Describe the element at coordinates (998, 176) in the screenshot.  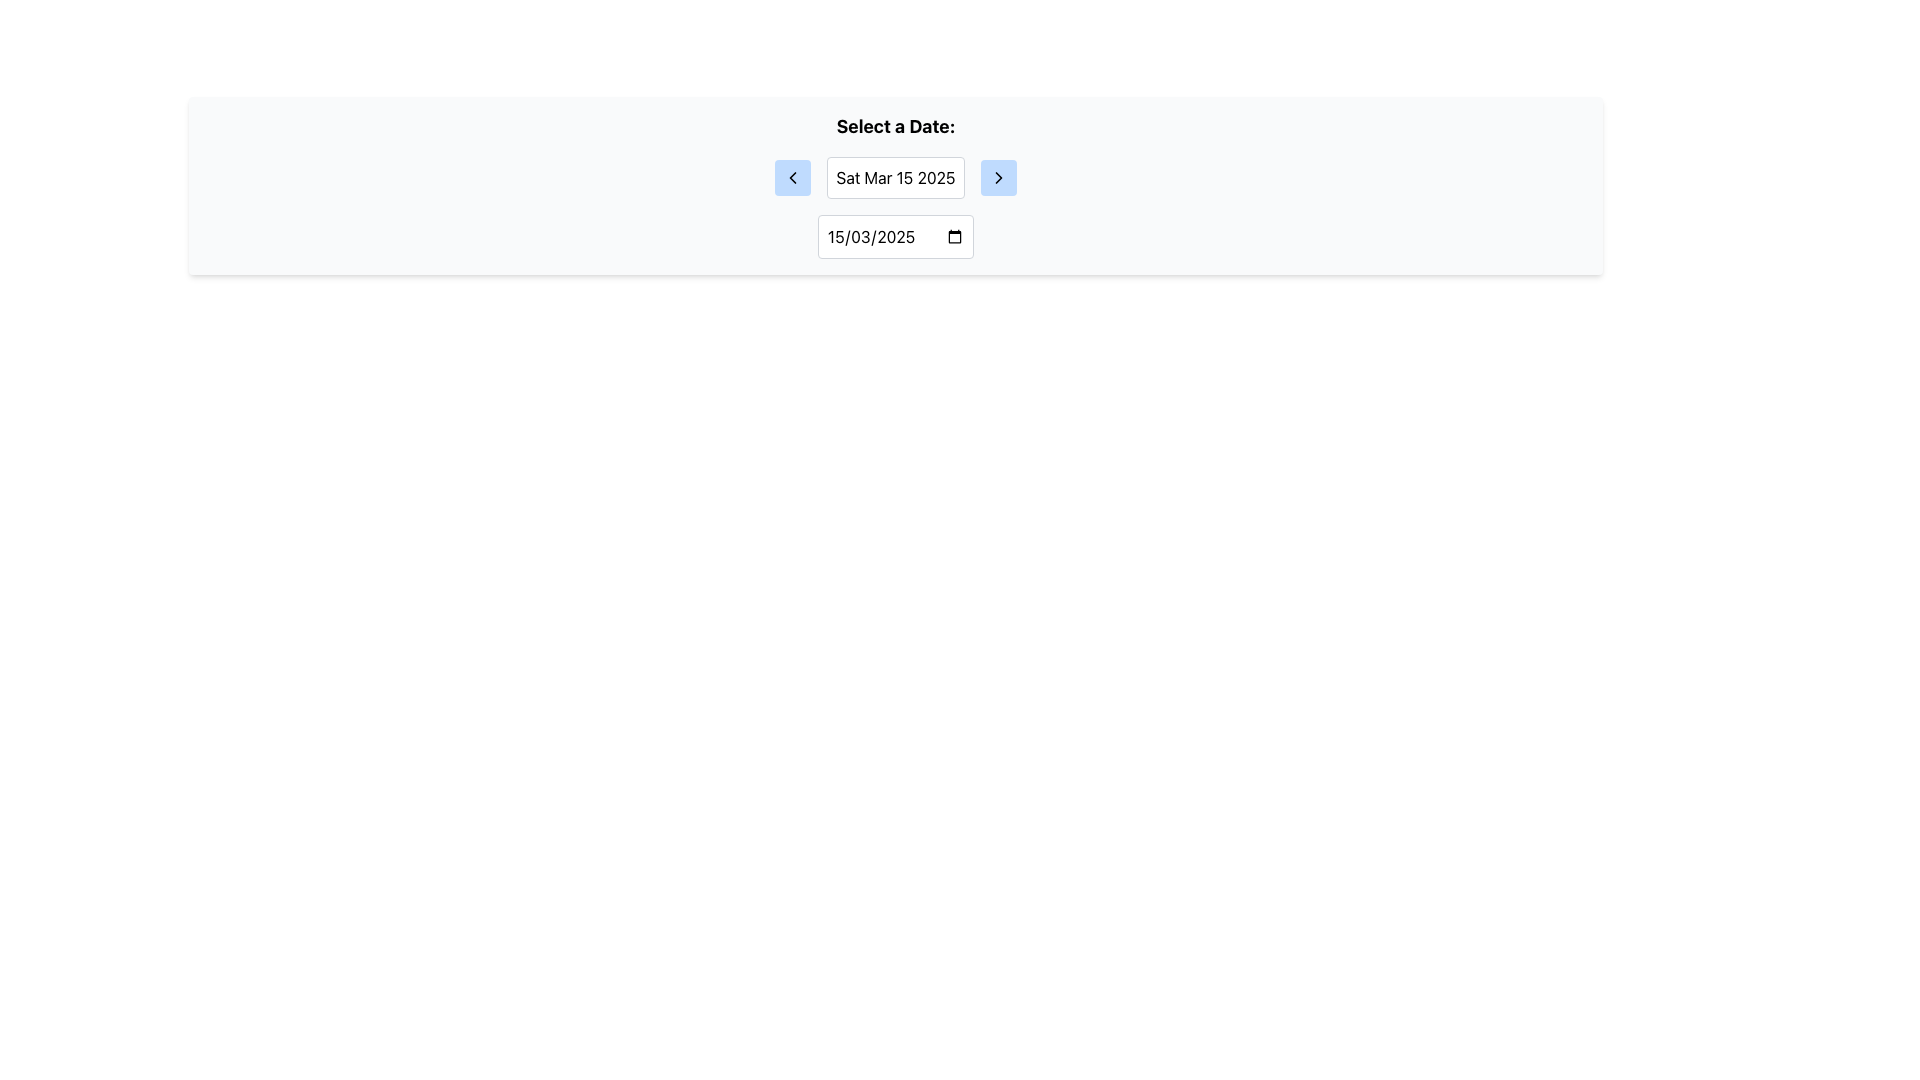
I see `the small, rounded rectangular light blue button with a dark right arrow icon in the center` at that location.